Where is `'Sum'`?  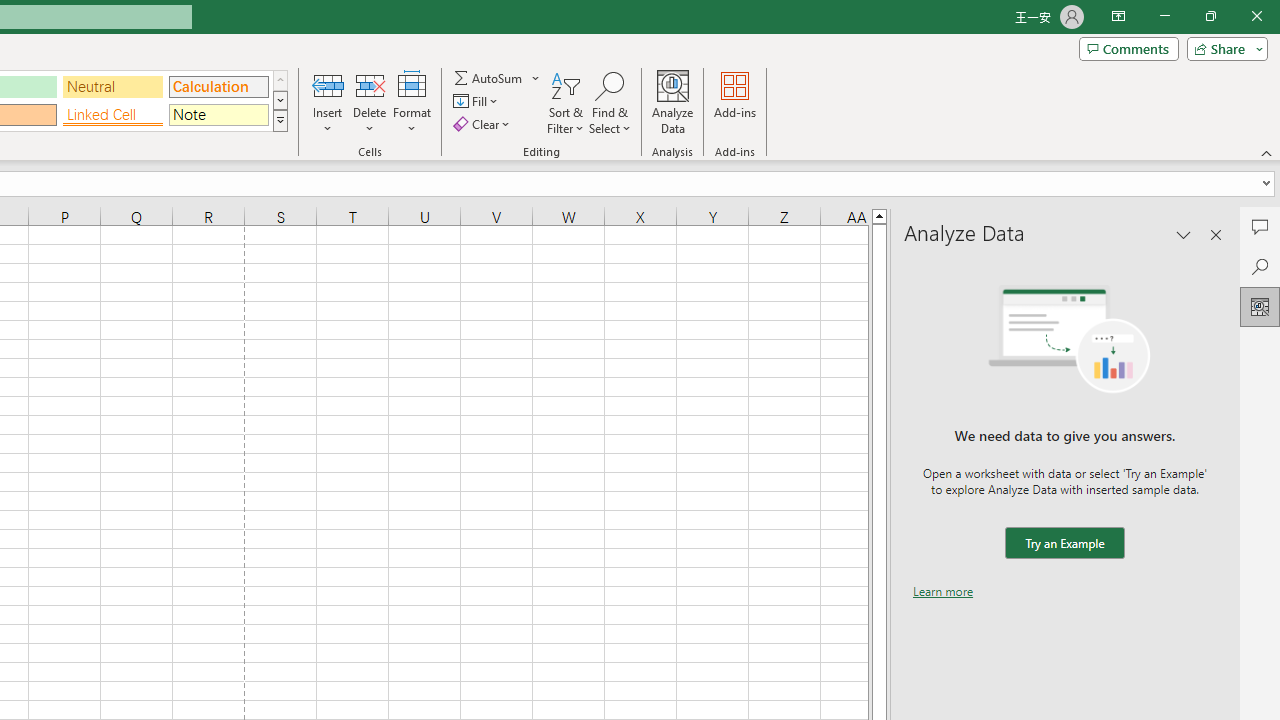 'Sum' is located at coordinates (489, 77).